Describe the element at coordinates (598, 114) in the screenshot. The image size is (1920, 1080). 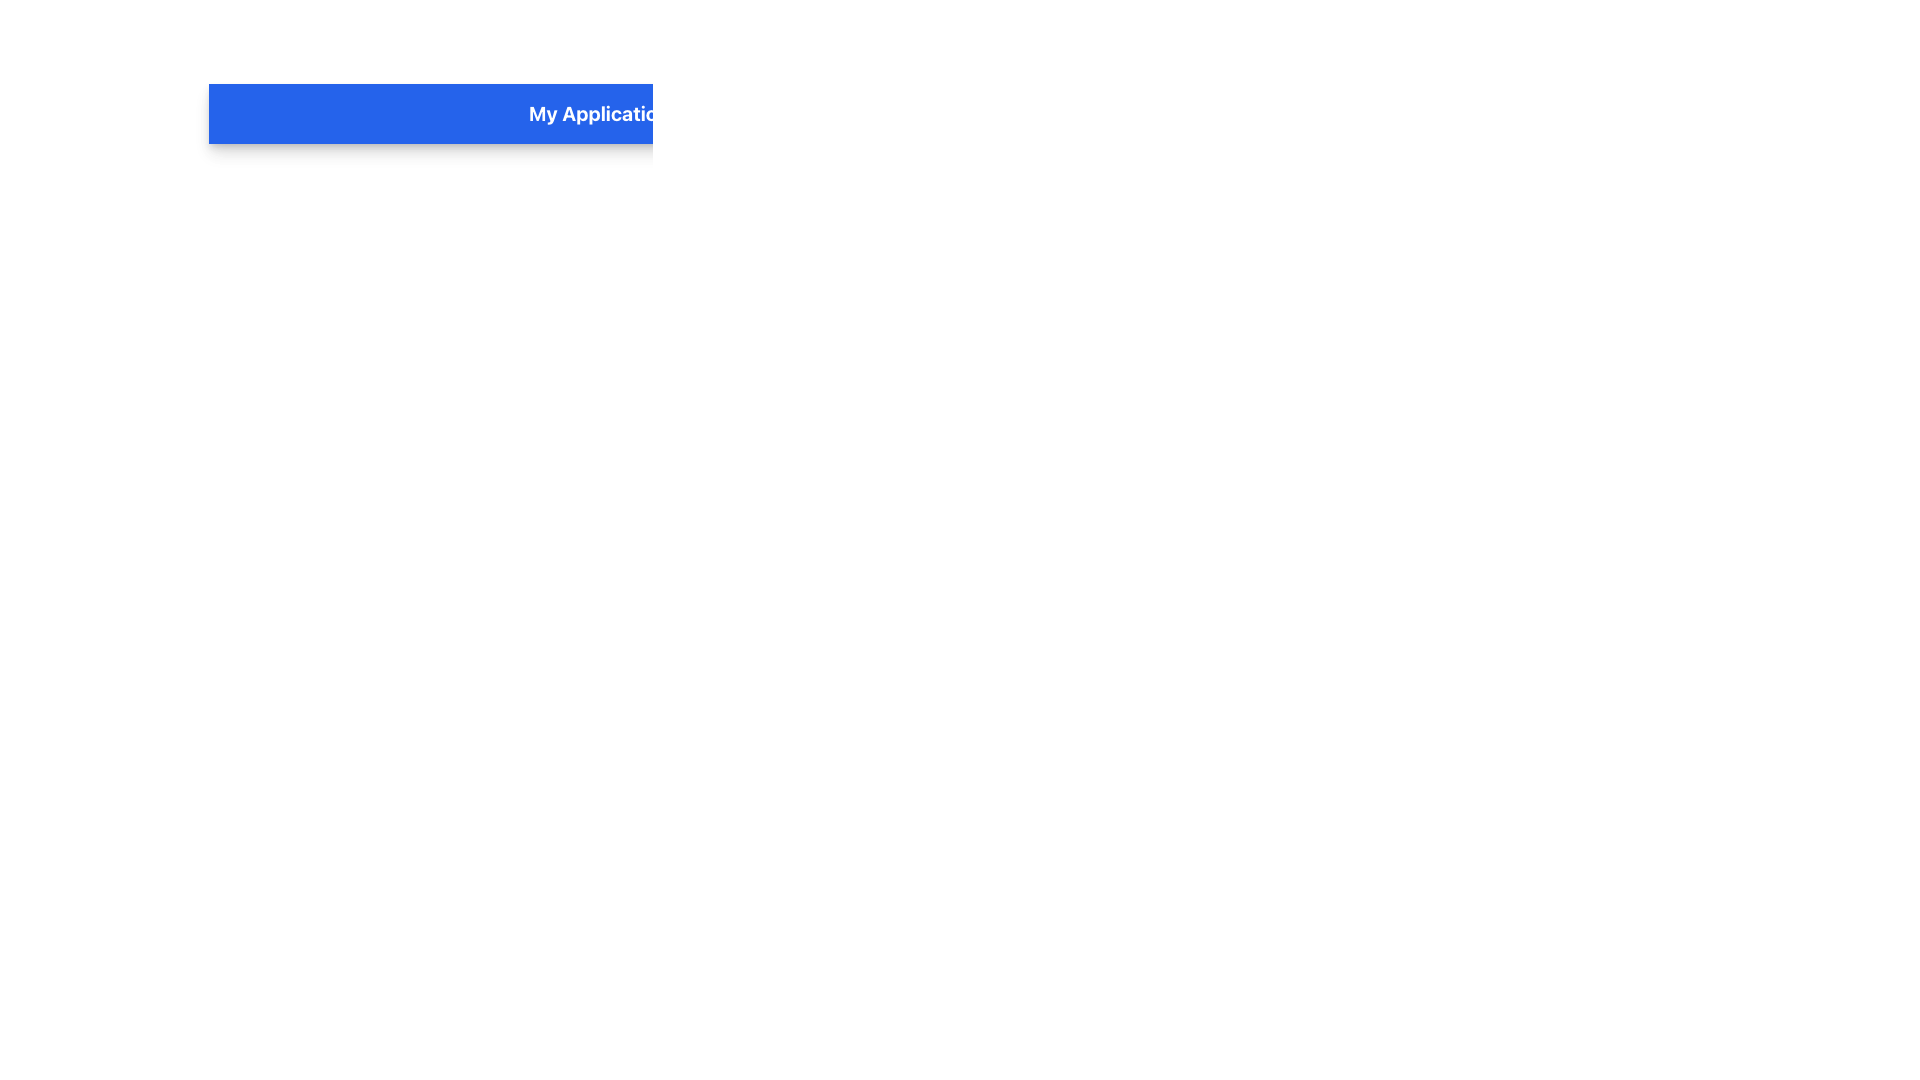
I see `the branding text label located in the top-left area of the application, which identifies the application to users` at that location.